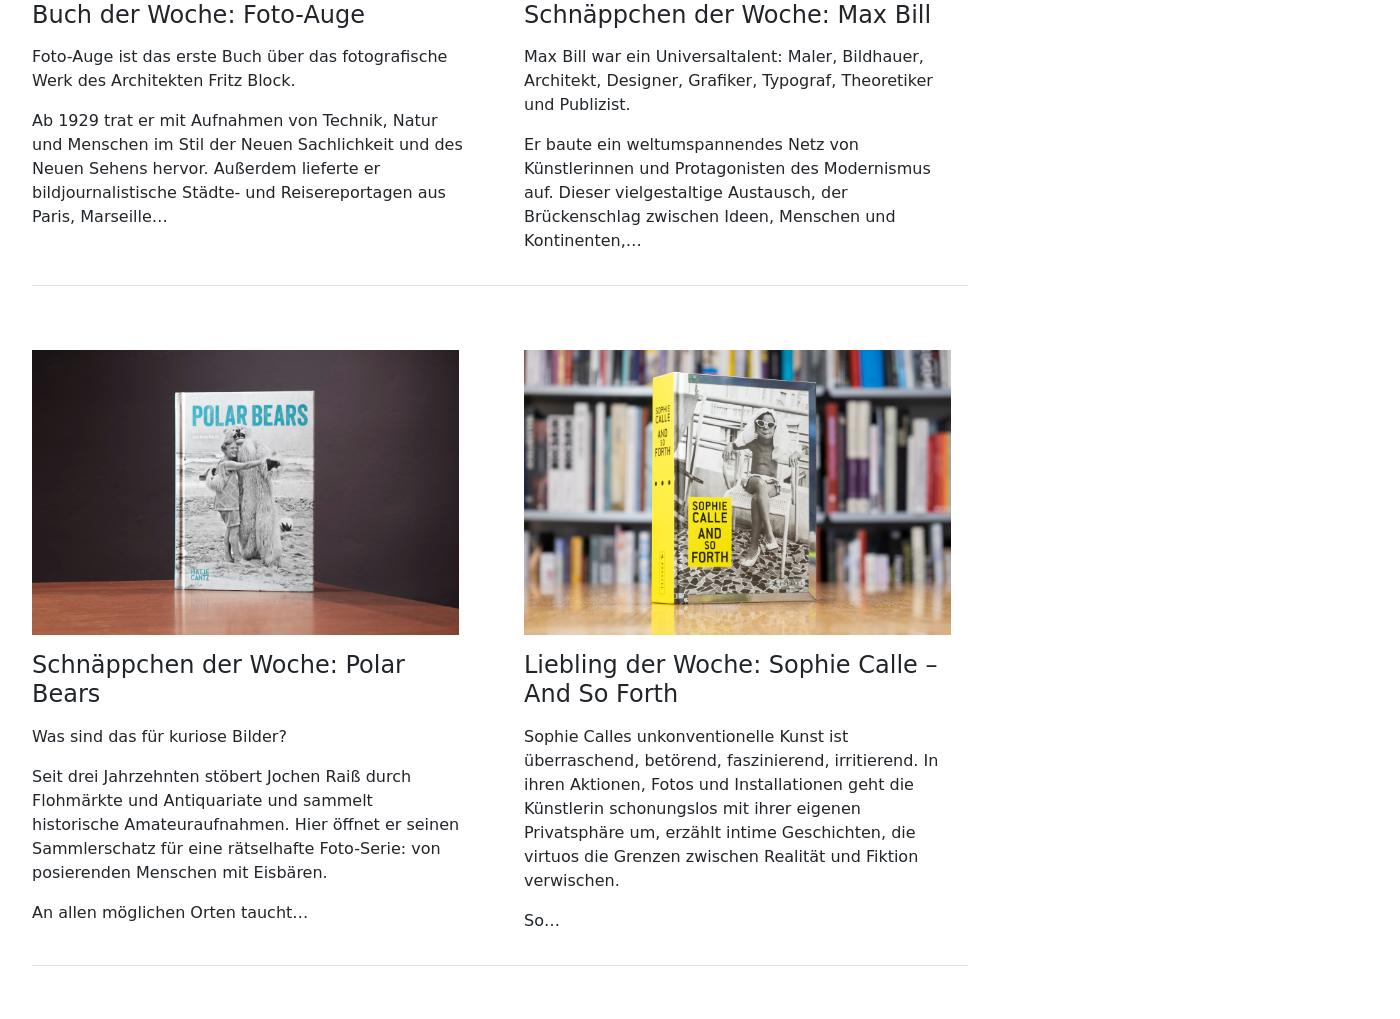 The image size is (1400, 1019). I want to click on '50679 Köln', so click(568, 61).